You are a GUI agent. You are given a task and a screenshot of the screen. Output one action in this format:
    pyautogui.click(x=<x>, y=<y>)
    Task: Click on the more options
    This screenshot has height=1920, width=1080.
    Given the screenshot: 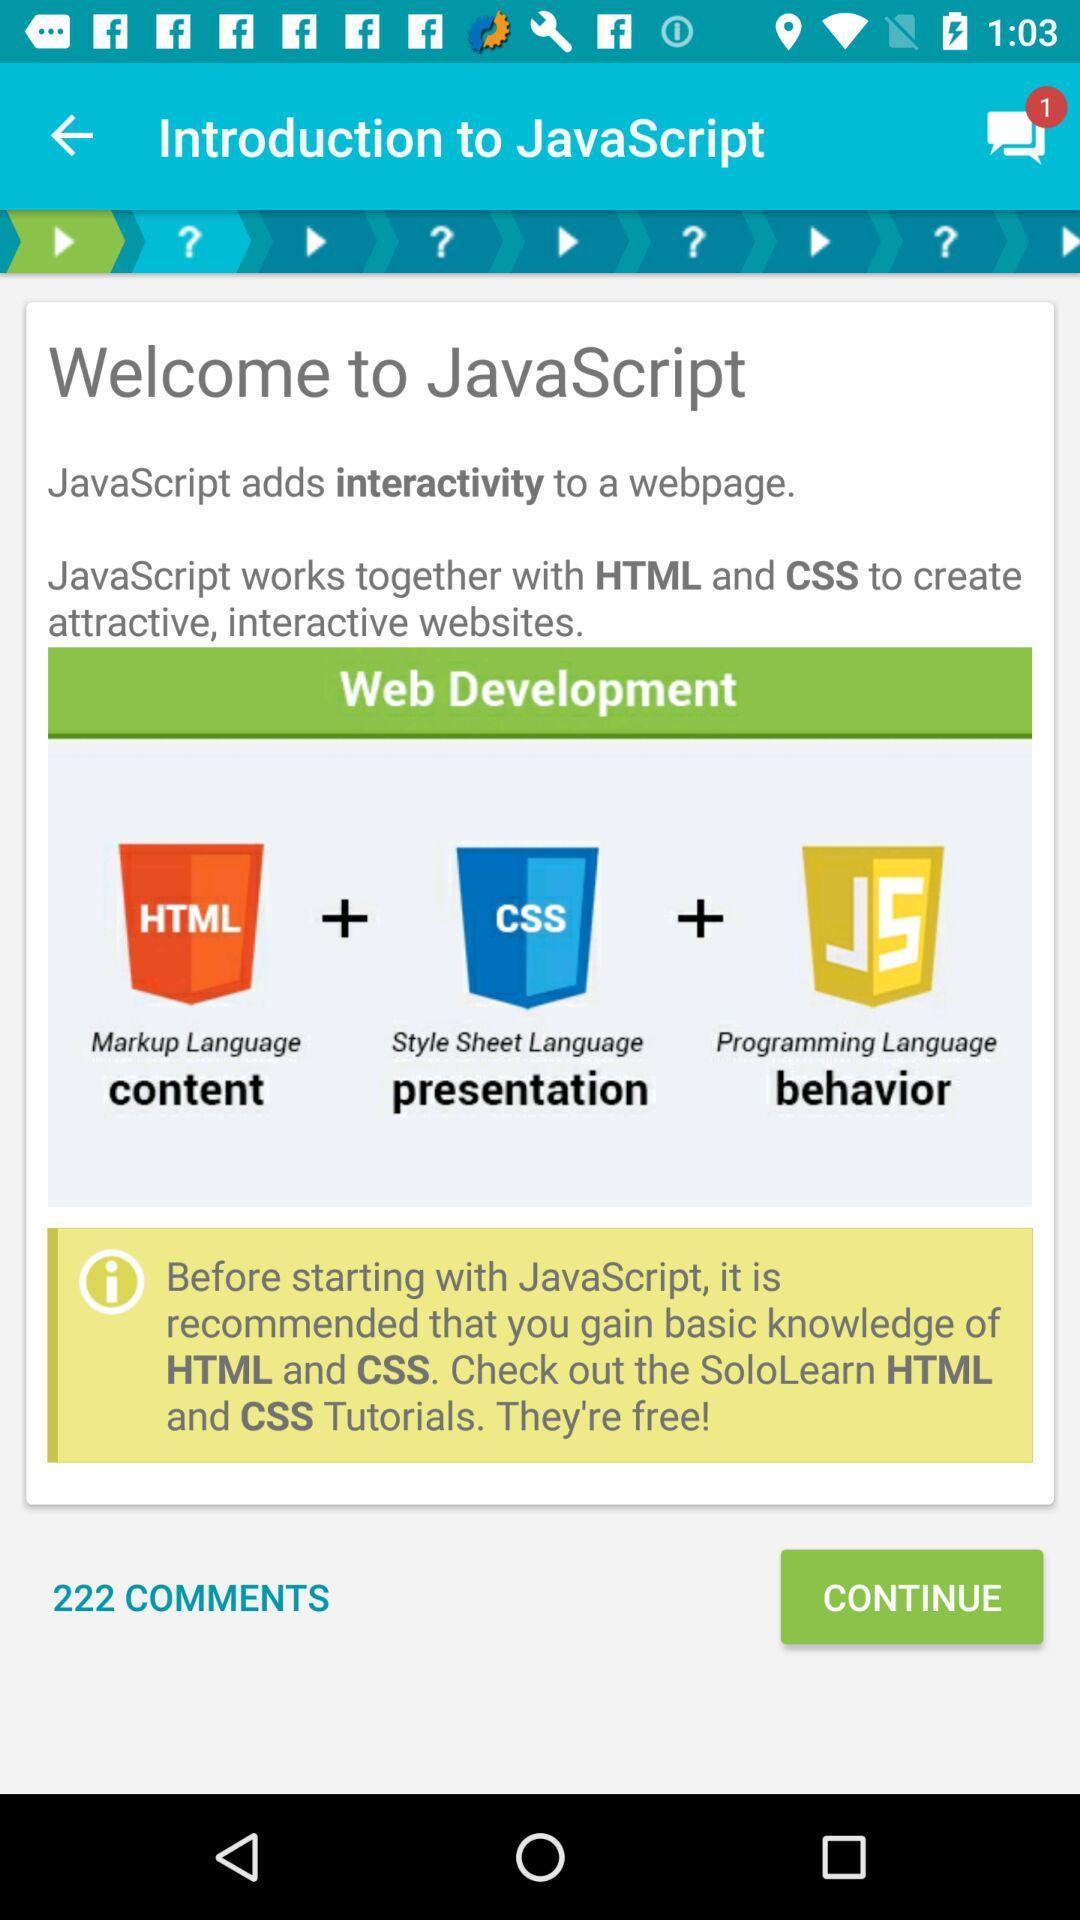 What is the action you would take?
    pyautogui.click(x=315, y=240)
    